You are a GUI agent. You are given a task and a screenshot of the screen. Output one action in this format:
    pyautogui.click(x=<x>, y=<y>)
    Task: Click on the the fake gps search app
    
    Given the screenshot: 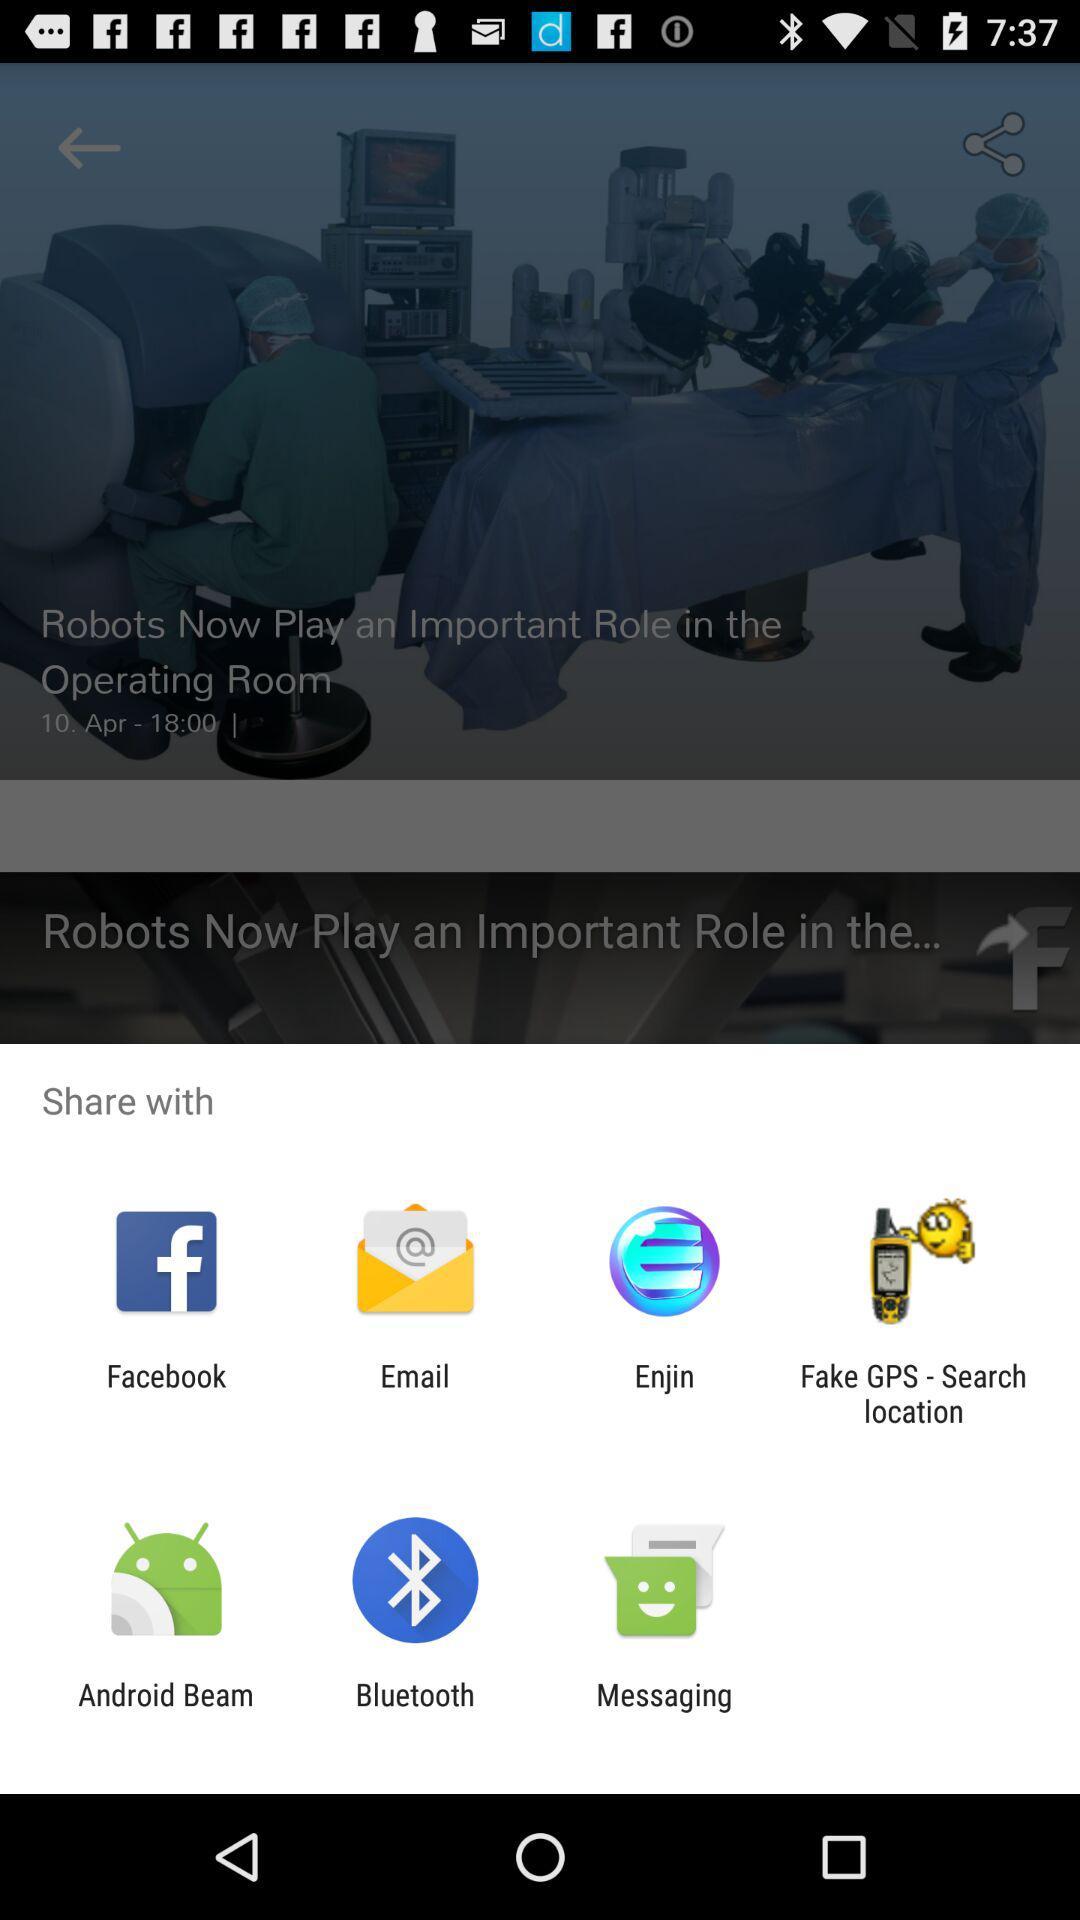 What is the action you would take?
    pyautogui.click(x=913, y=1392)
    